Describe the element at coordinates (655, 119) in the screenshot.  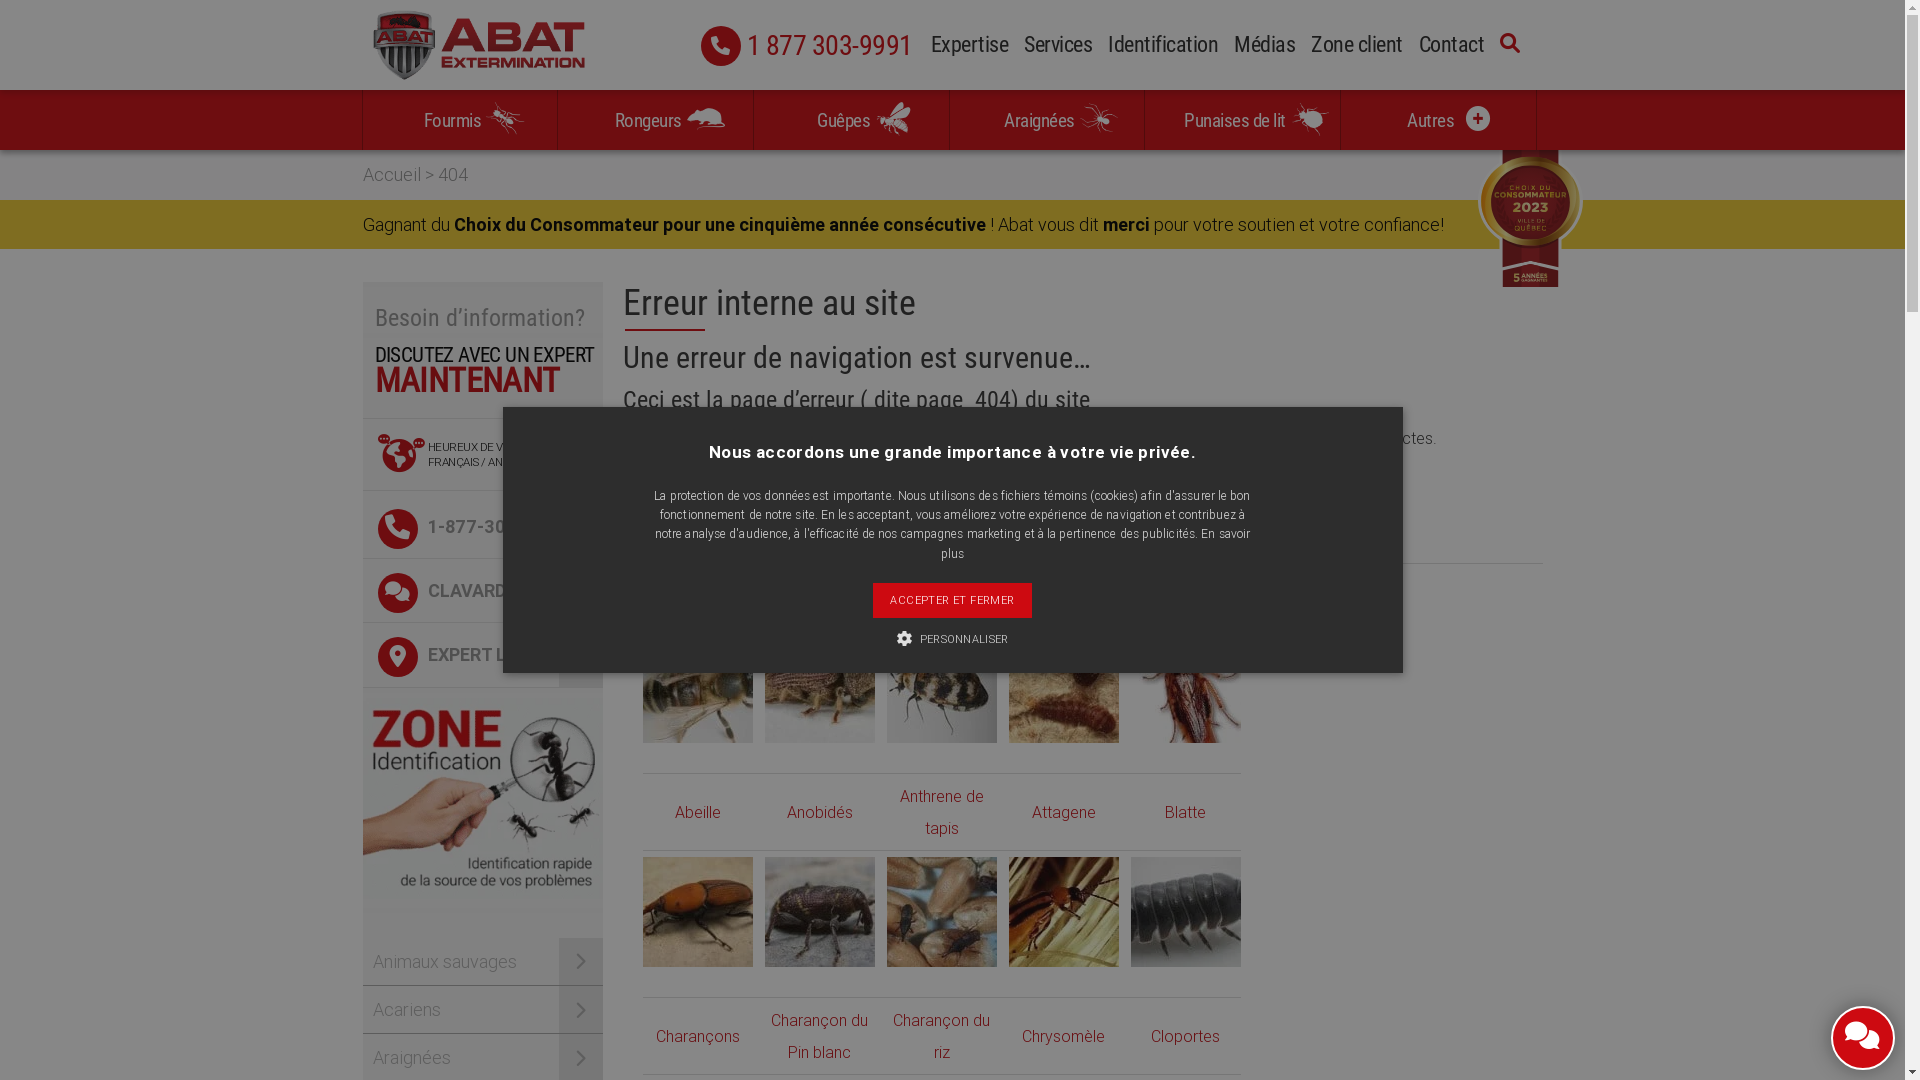
I see `'Rongeurs'` at that location.